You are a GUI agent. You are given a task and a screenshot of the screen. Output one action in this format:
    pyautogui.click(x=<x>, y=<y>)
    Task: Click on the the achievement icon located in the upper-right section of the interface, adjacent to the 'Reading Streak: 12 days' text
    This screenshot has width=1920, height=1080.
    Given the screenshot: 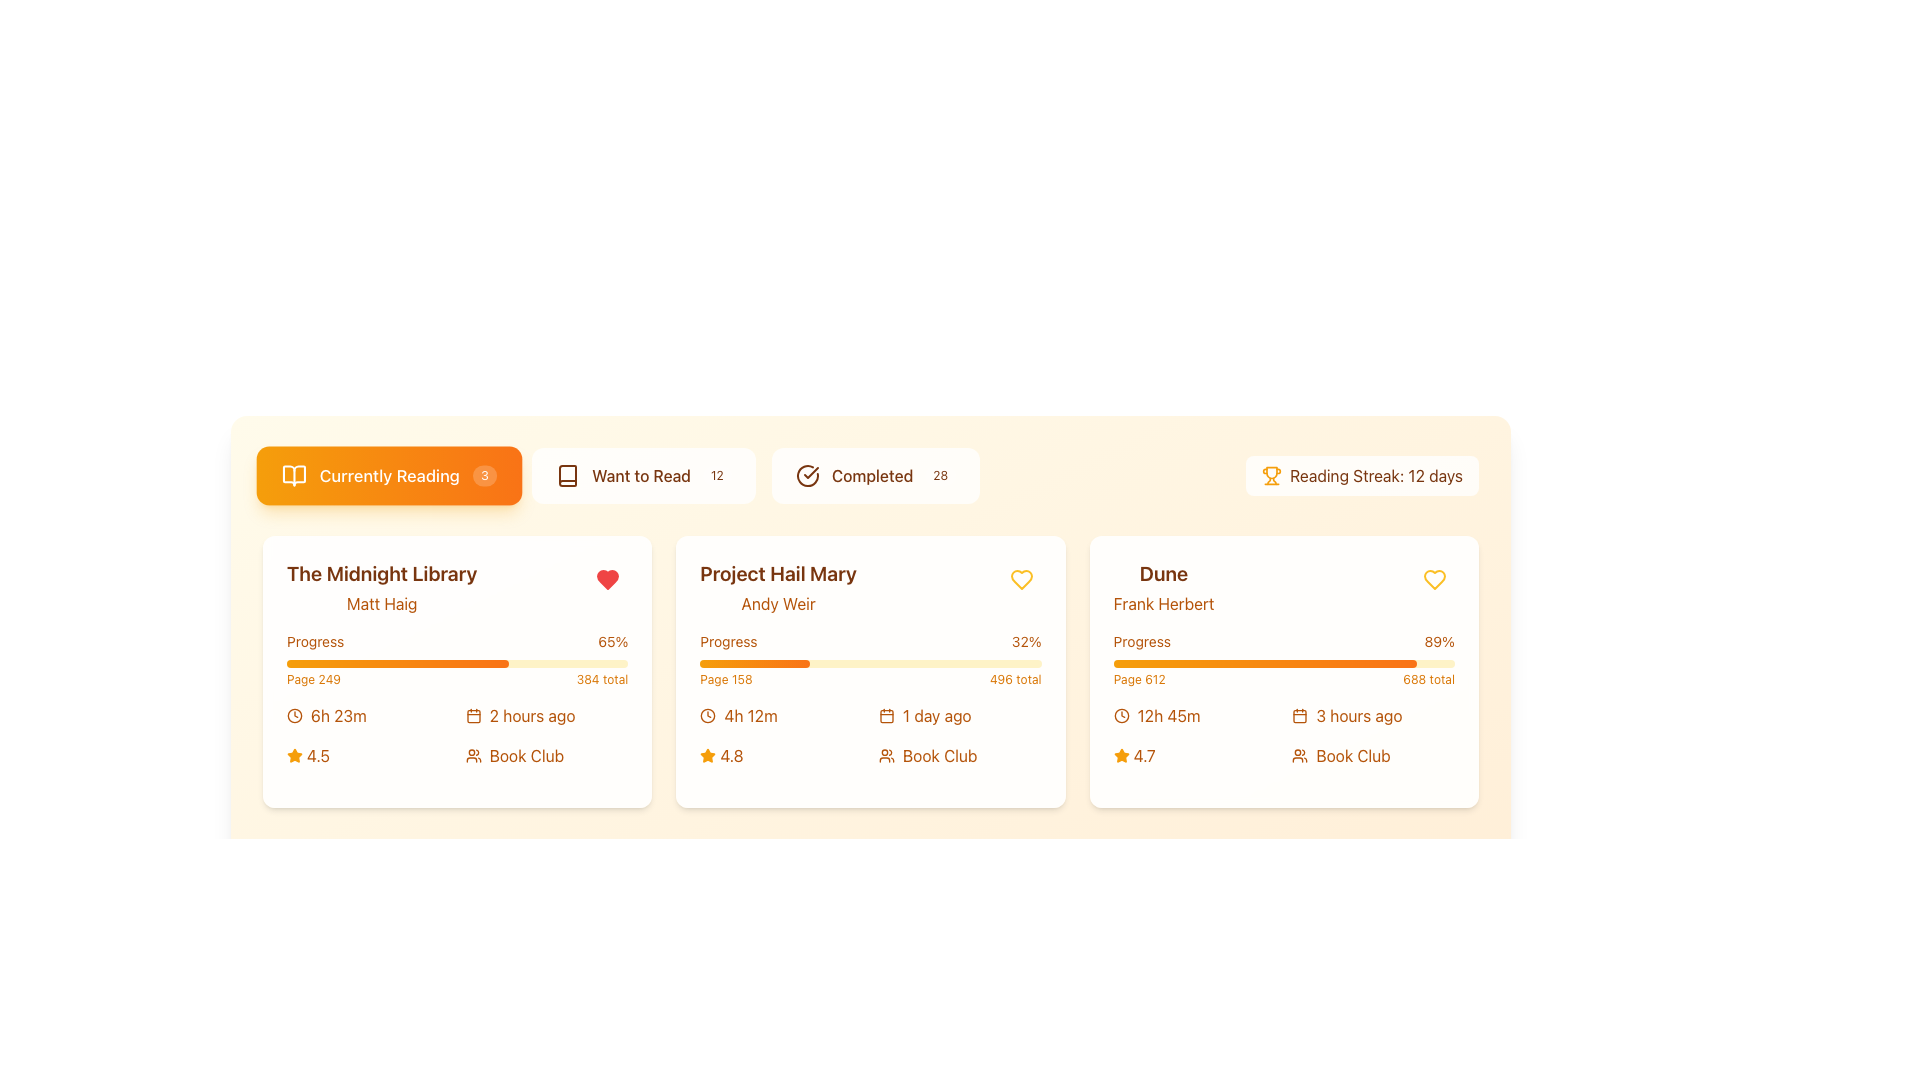 What is the action you would take?
    pyautogui.click(x=1271, y=475)
    